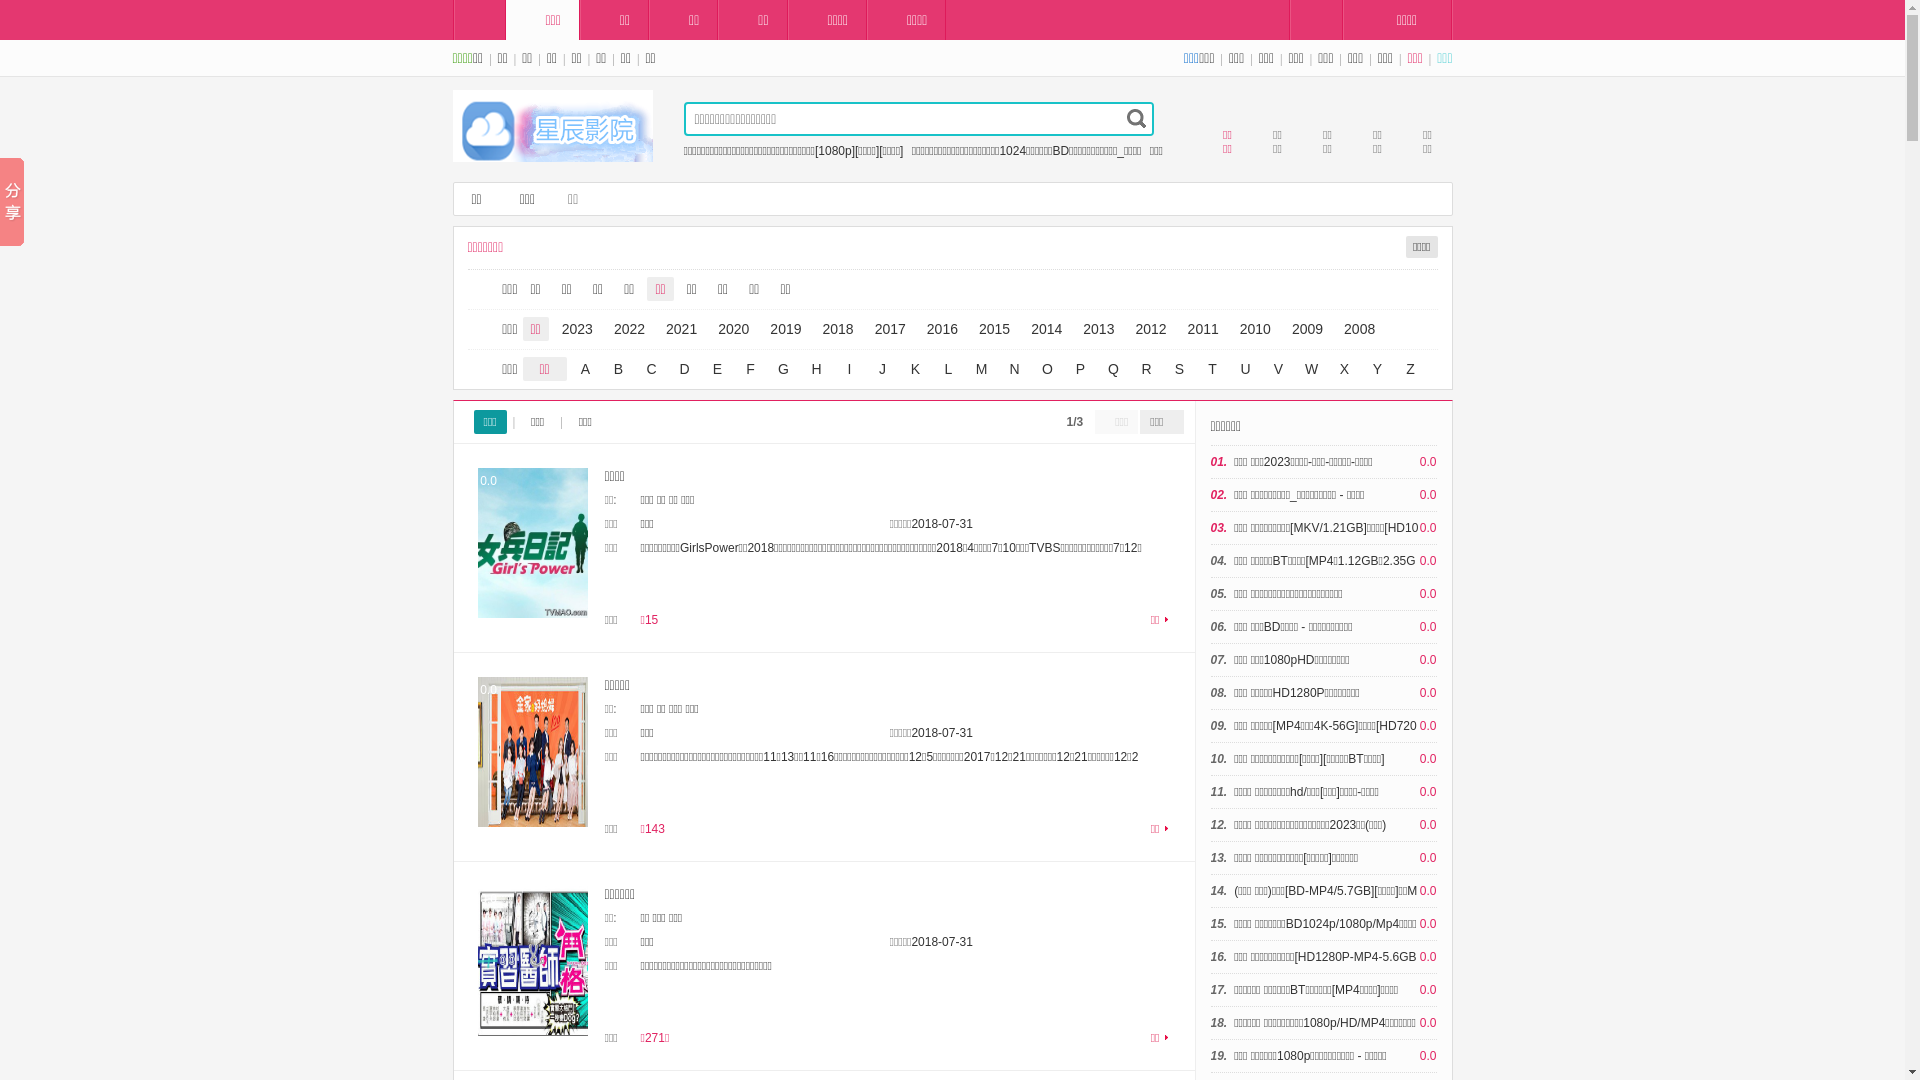 This screenshot has height=1080, width=1920. Describe the element at coordinates (849, 369) in the screenshot. I see `'I'` at that location.